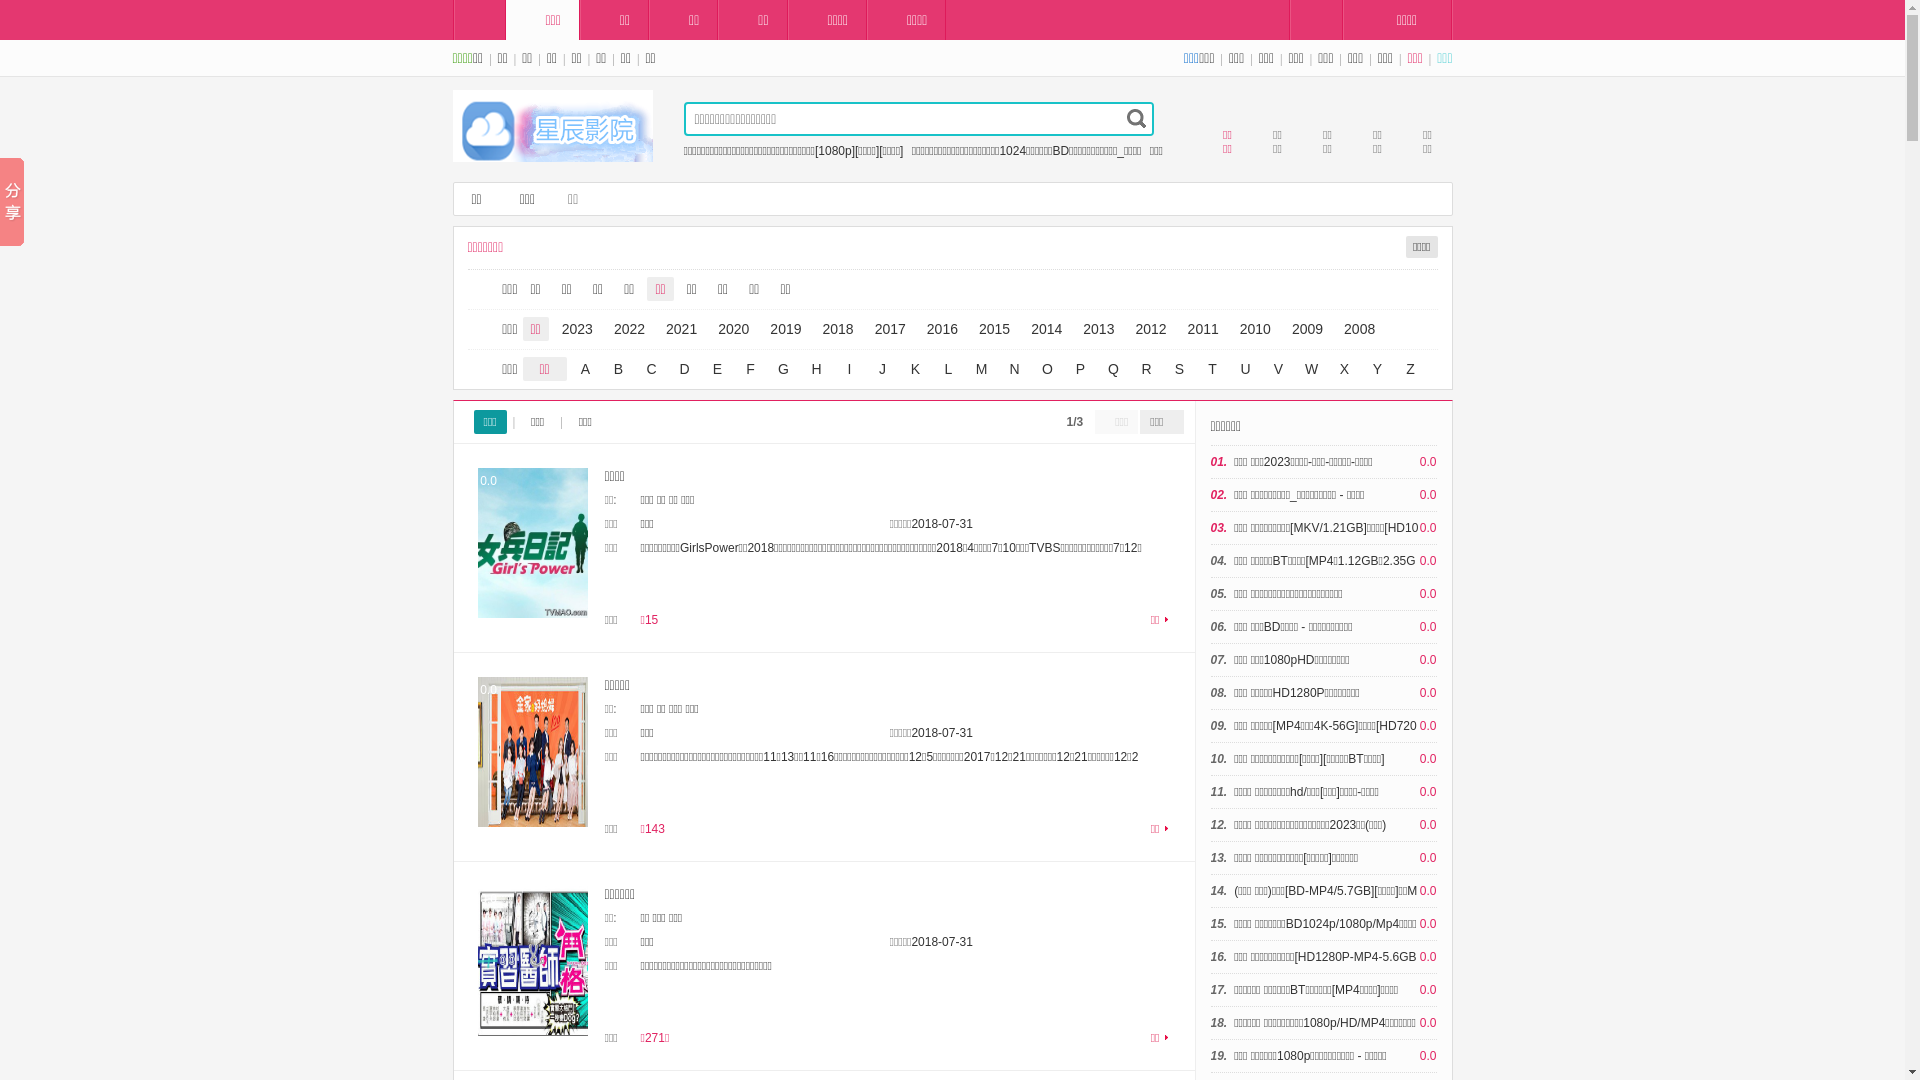 This screenshot has height=1080, width=1920. Describe the element at coordinates (849, 369) in the screenshot. I see `'I'` at that location.